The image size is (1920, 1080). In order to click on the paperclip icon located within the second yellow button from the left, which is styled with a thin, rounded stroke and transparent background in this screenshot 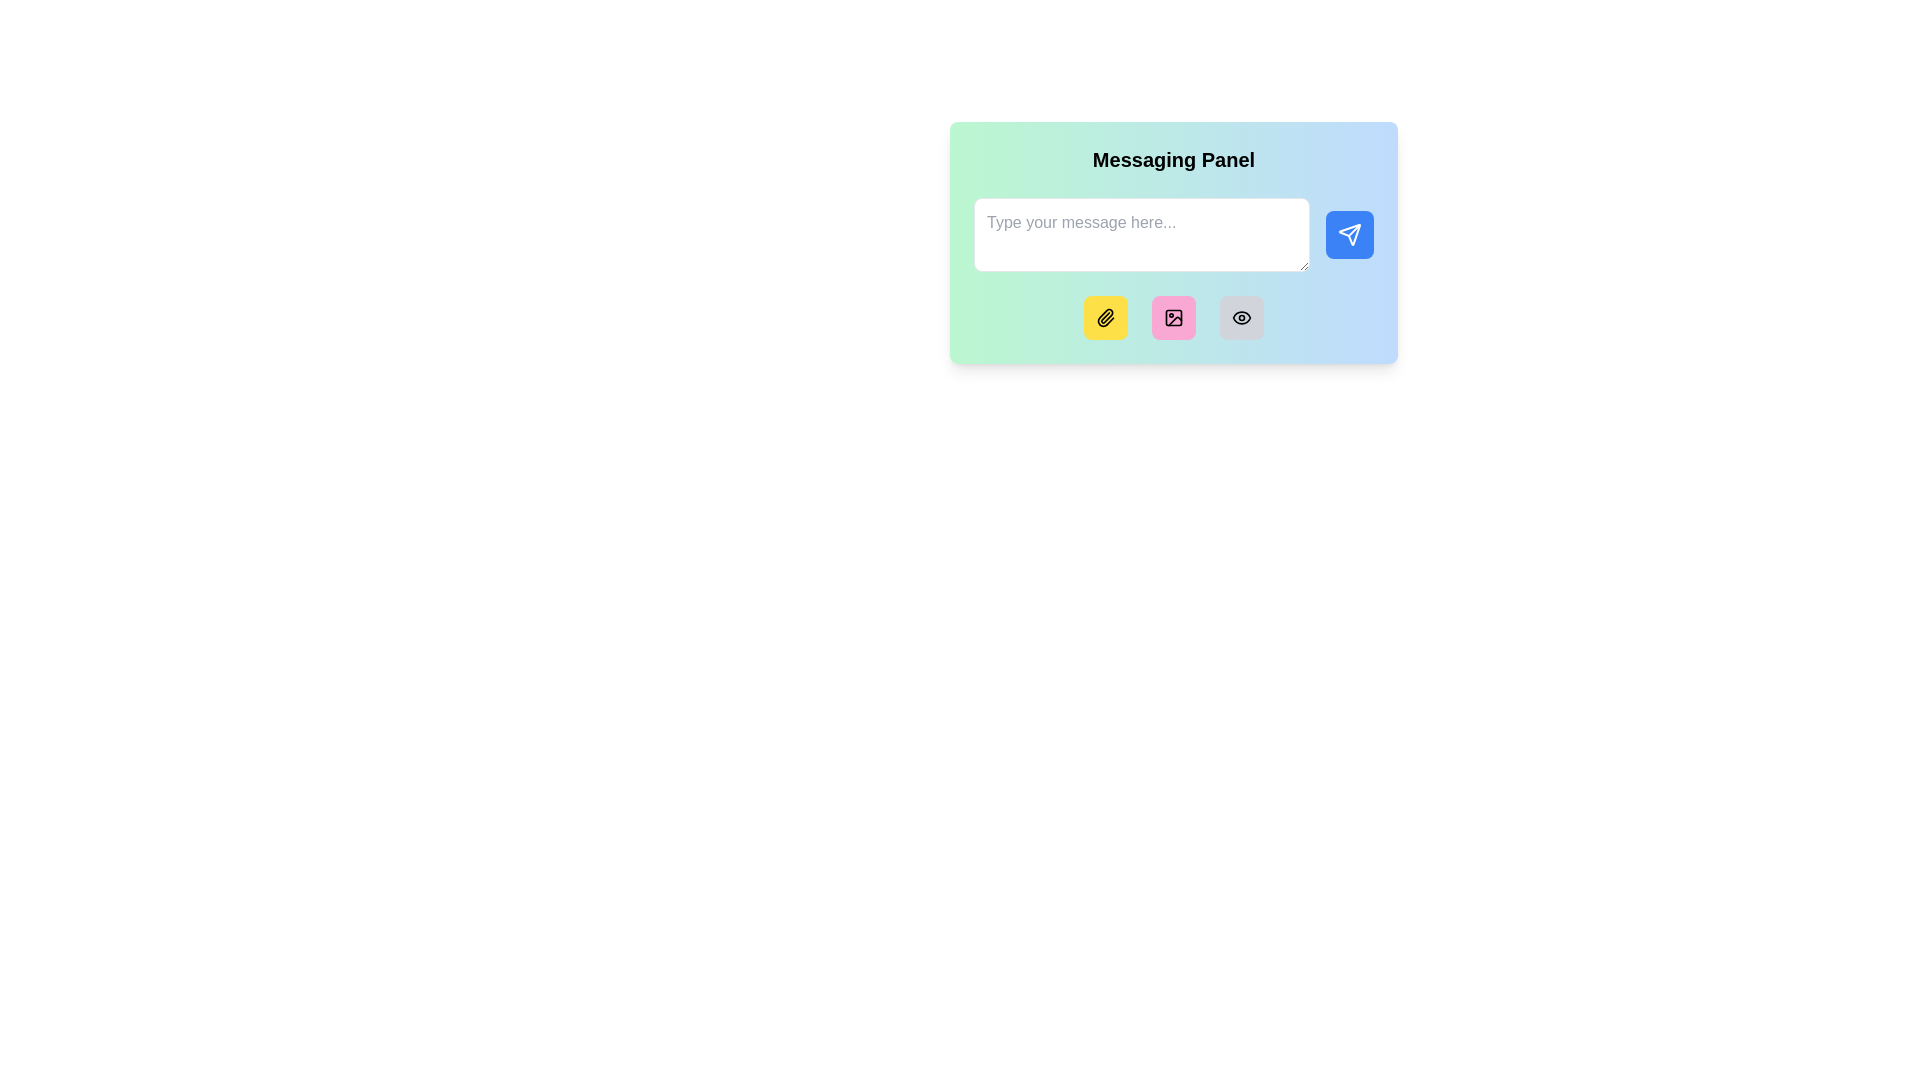, I will do `click(1104, 316)`.